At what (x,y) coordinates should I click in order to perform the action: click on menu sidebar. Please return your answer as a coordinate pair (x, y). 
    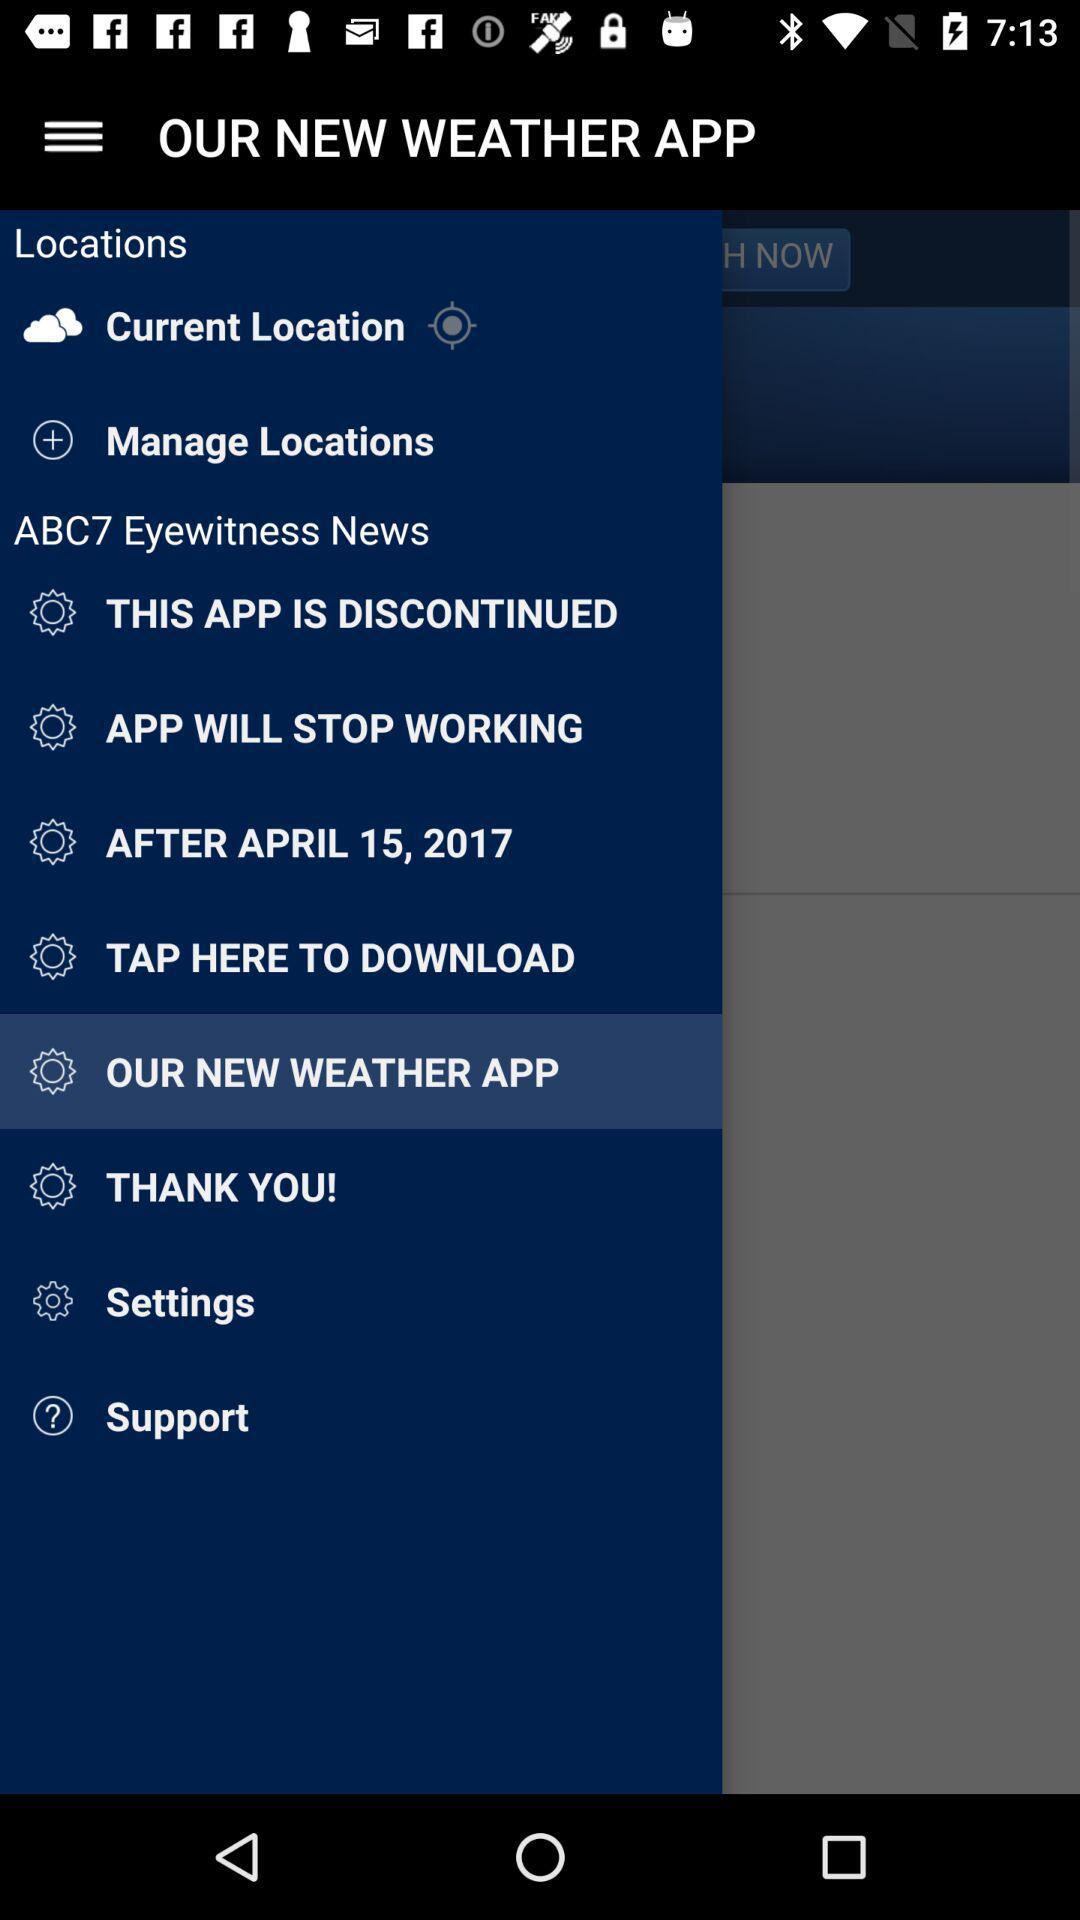
    Looking at the image, I should click on (540, 1002).